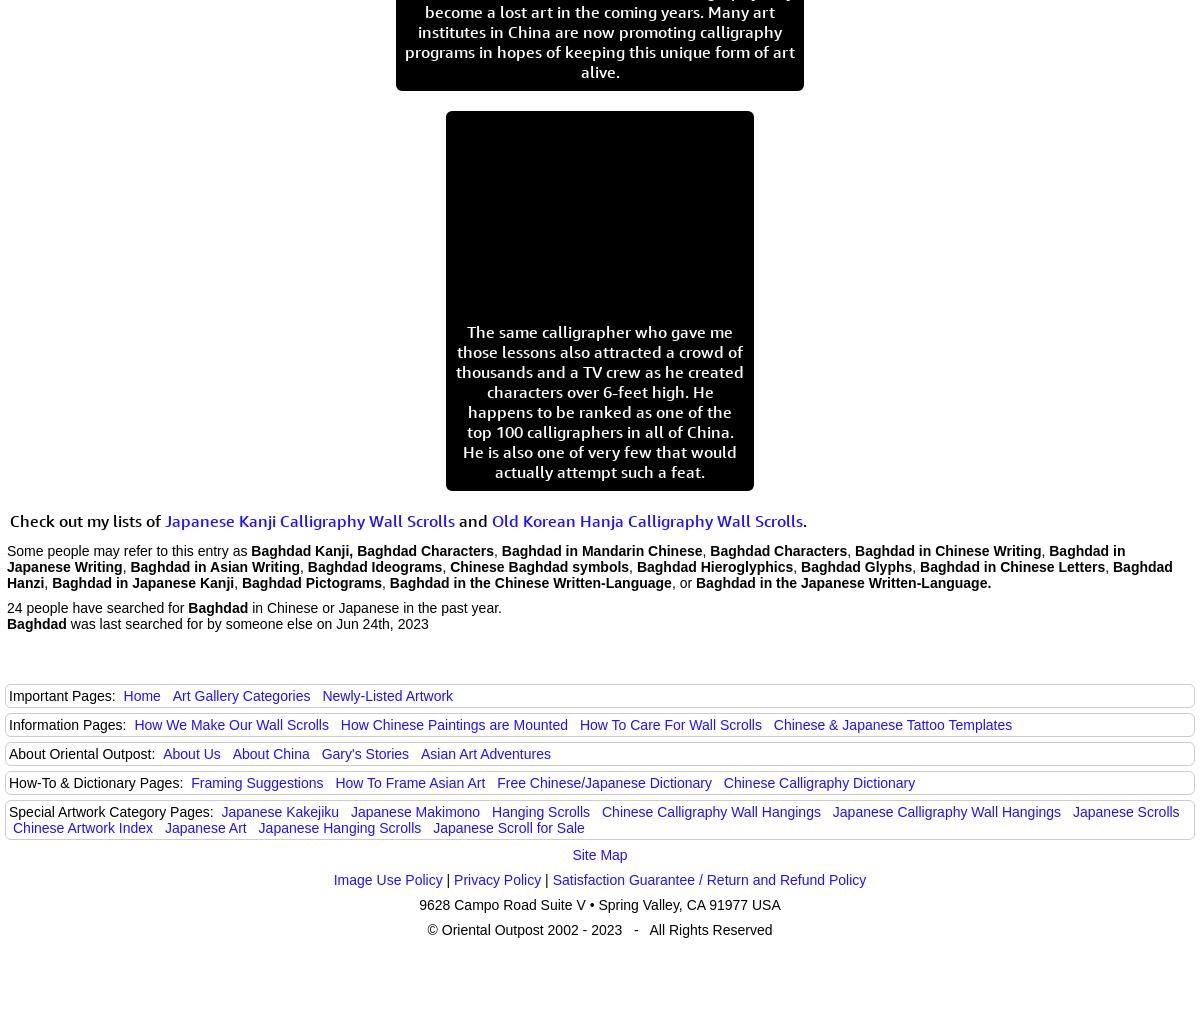 The width and height of the screenshot is (1200, 1021). I want to click on '9628 Campo Road Suite V • Spring Valley, CA 91977 USA', so click(598, 905).